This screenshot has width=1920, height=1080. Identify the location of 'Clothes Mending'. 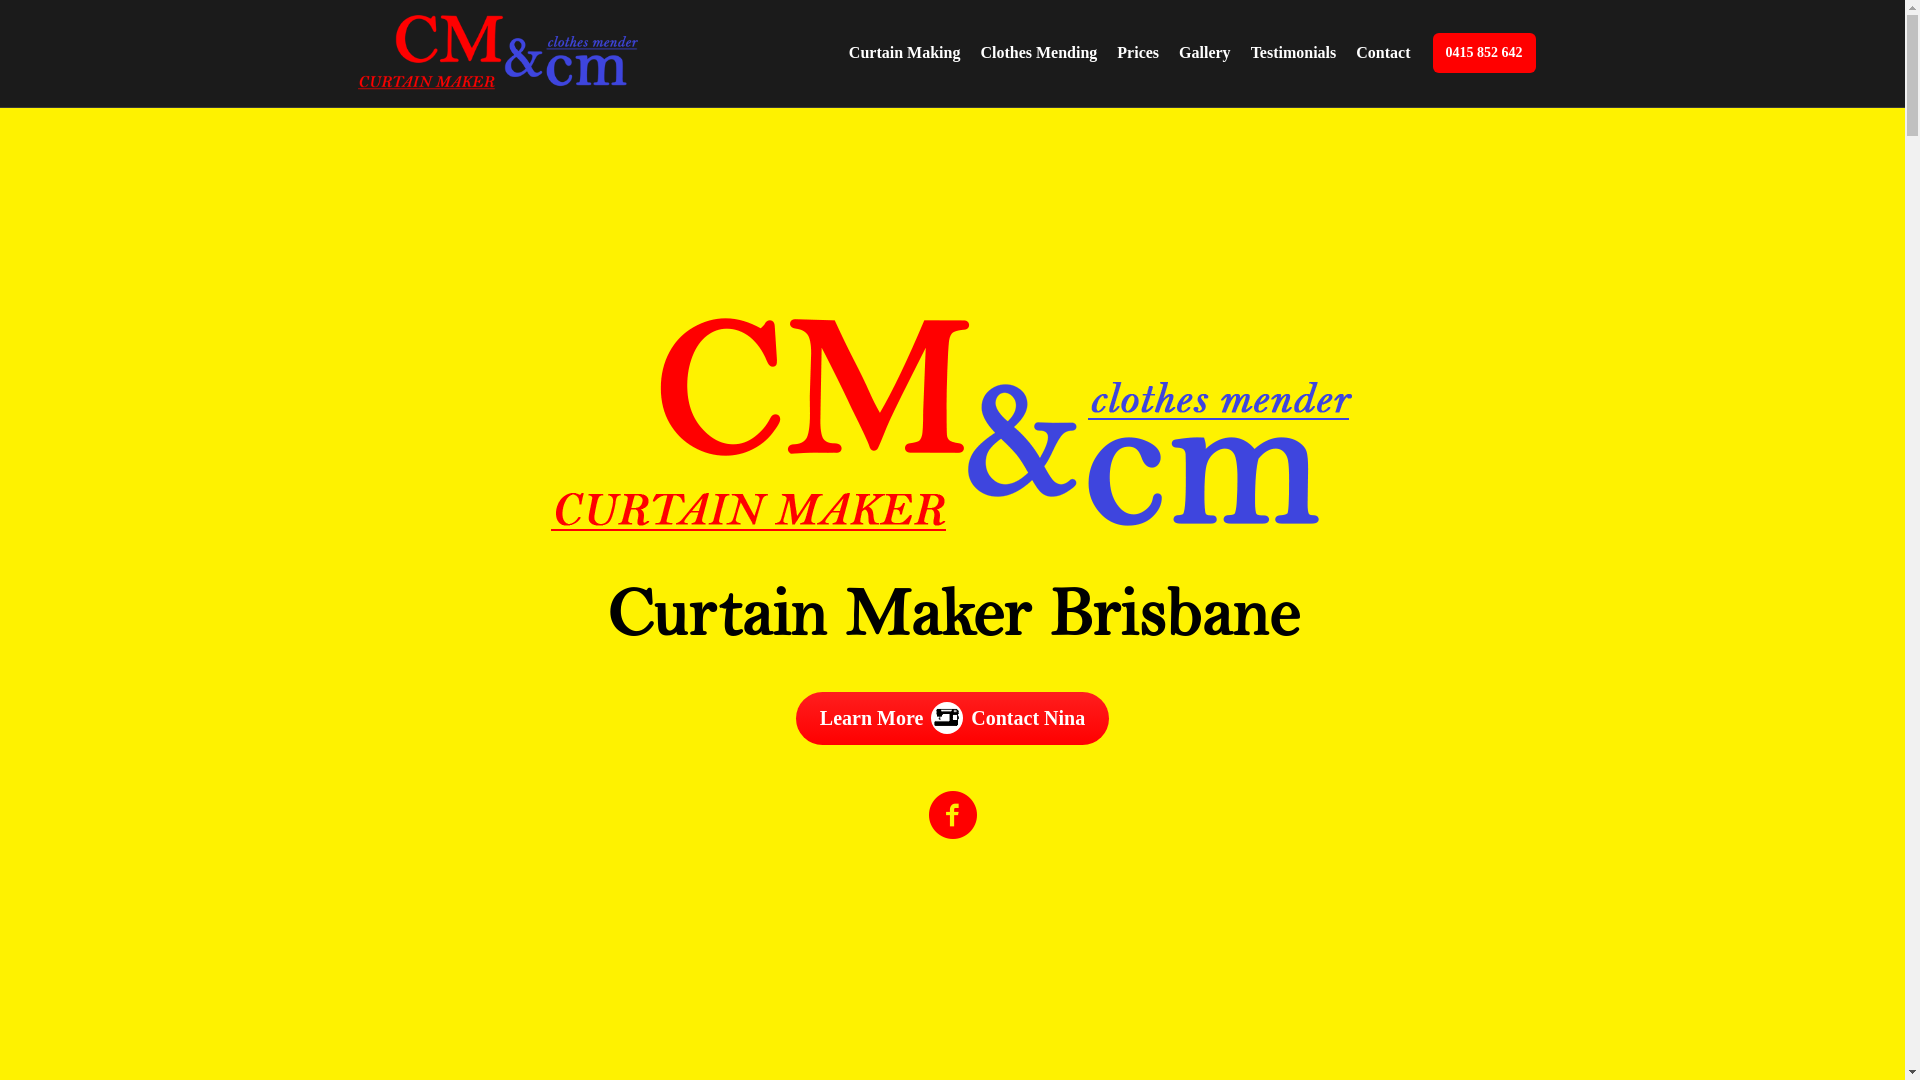
(1038, 52).